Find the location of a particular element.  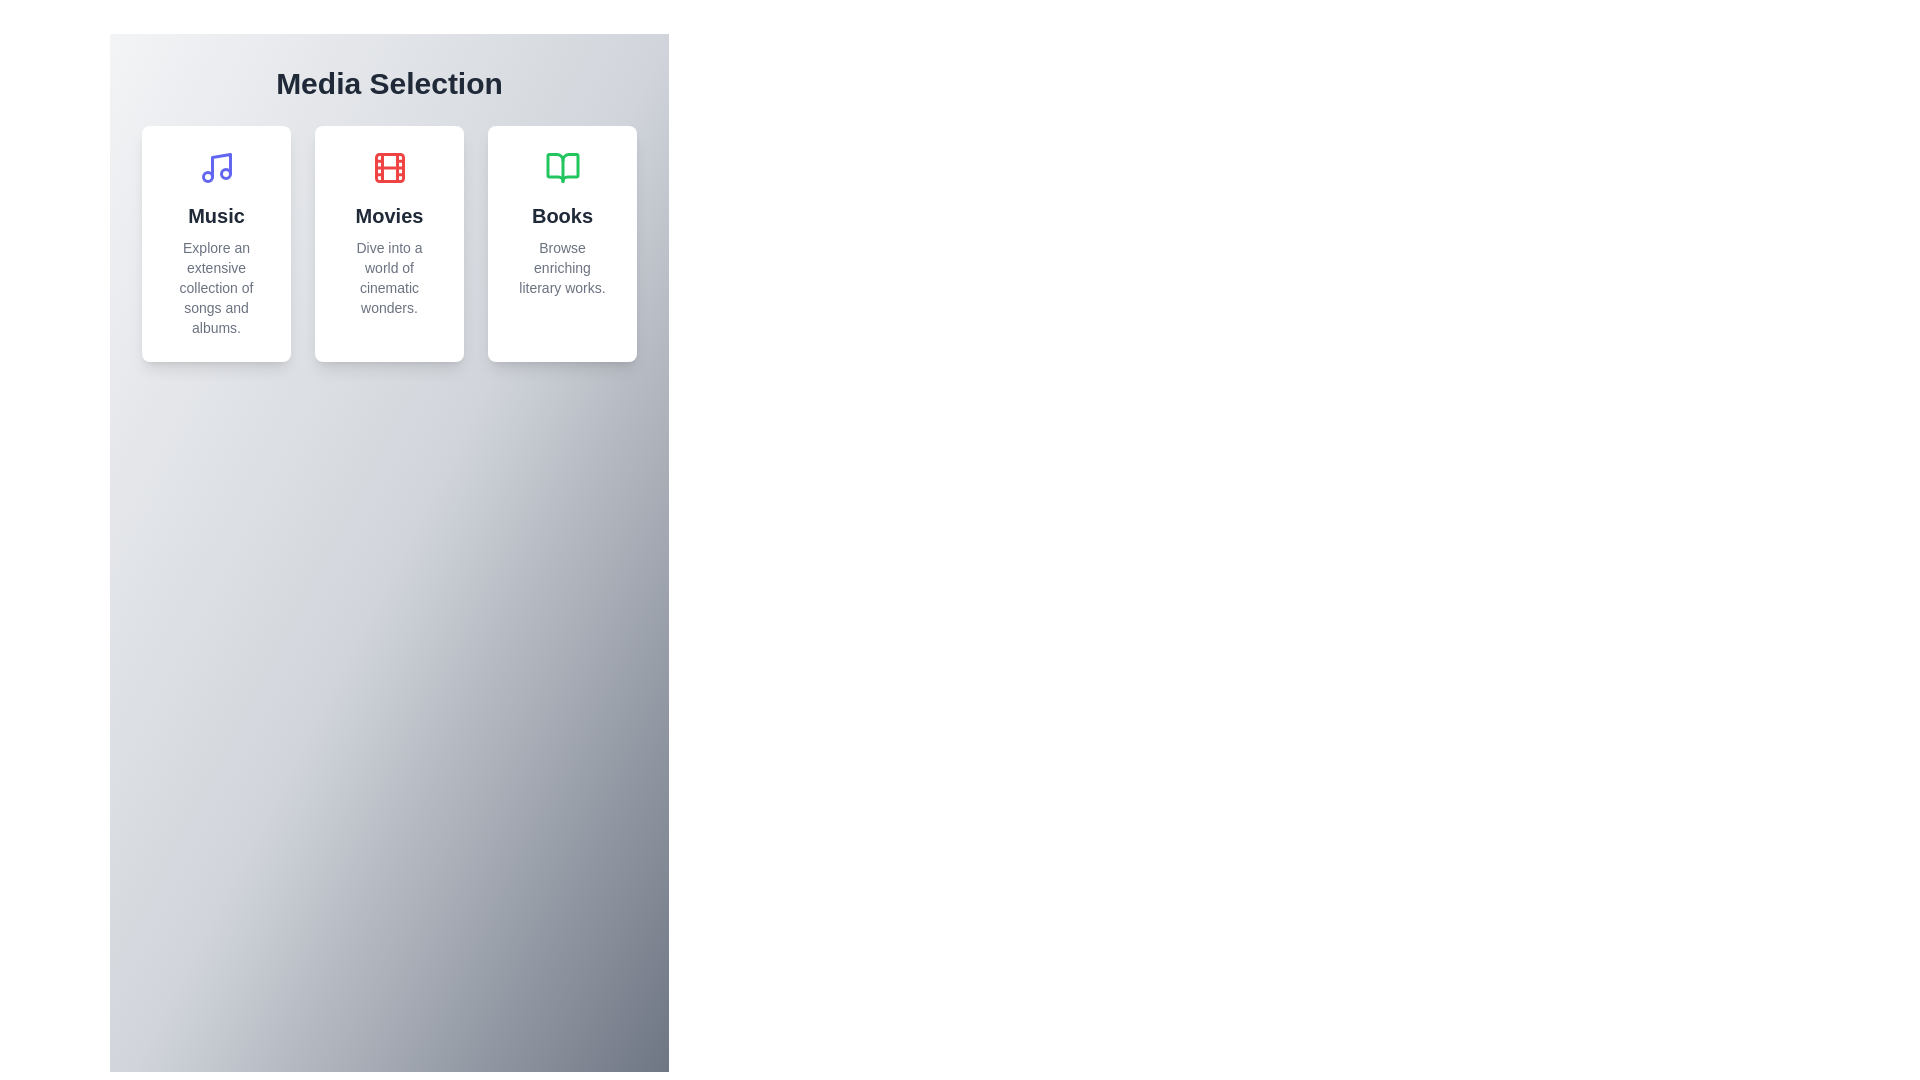

the decorative visual detail enhancing the 'Music' icon, located near the upper-right portion of the musical note icon within the 'Music' card is located at coordinates (225, 172).